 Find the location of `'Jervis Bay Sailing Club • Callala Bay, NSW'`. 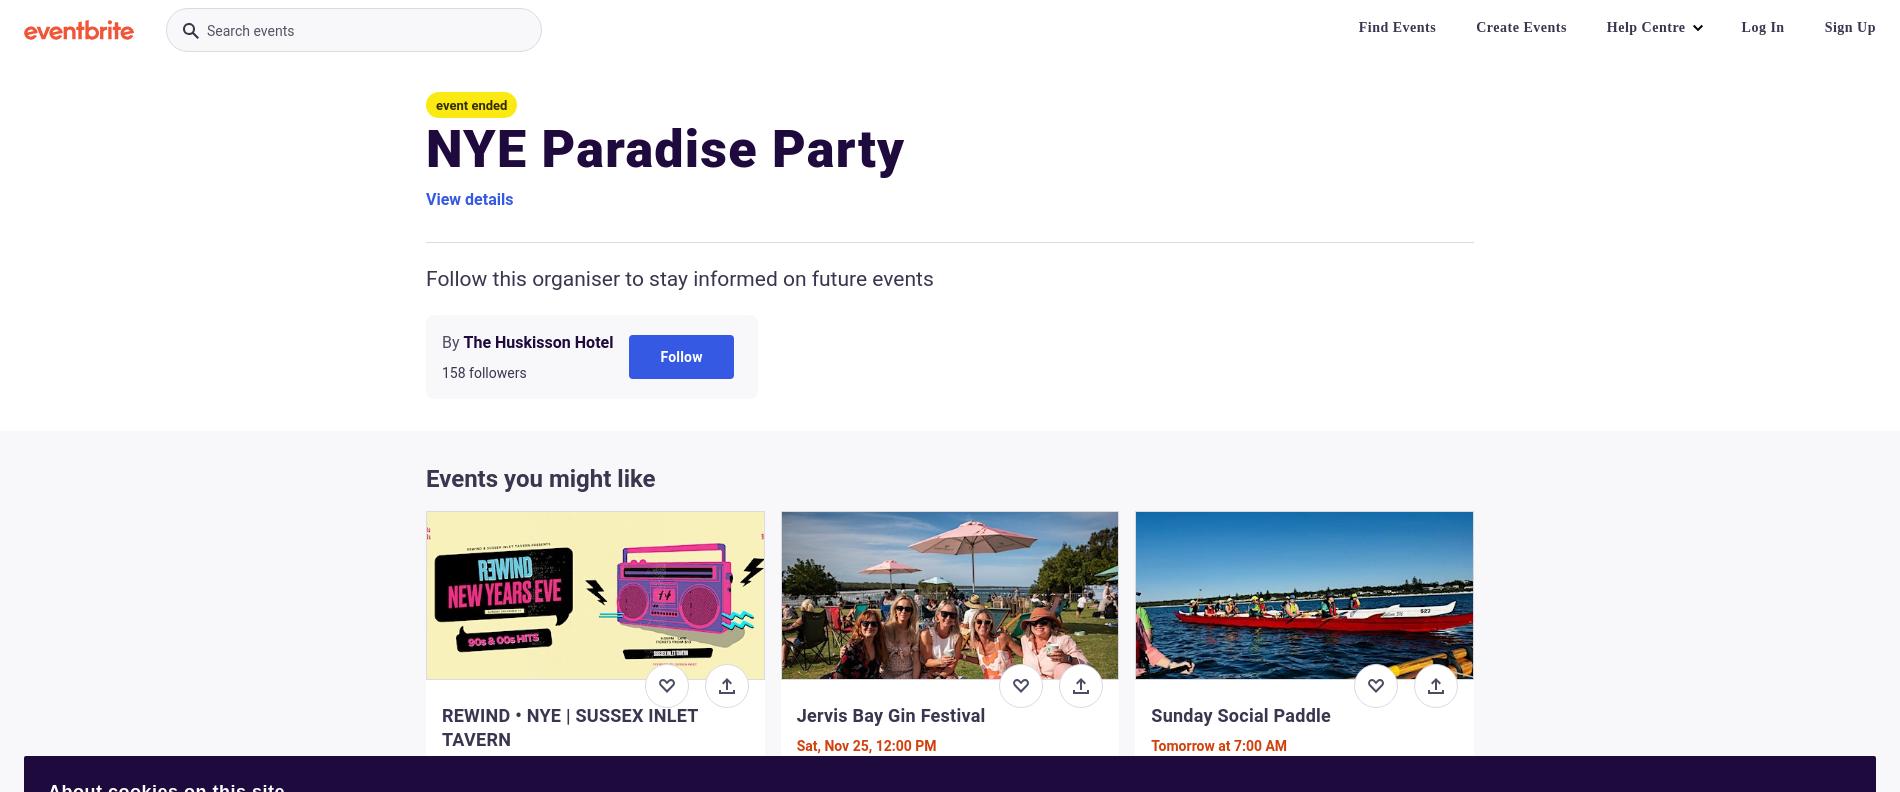

'Jervis Bay Sailing Club • Callala Bay, NSW' is located at coordinates (1278, 774).